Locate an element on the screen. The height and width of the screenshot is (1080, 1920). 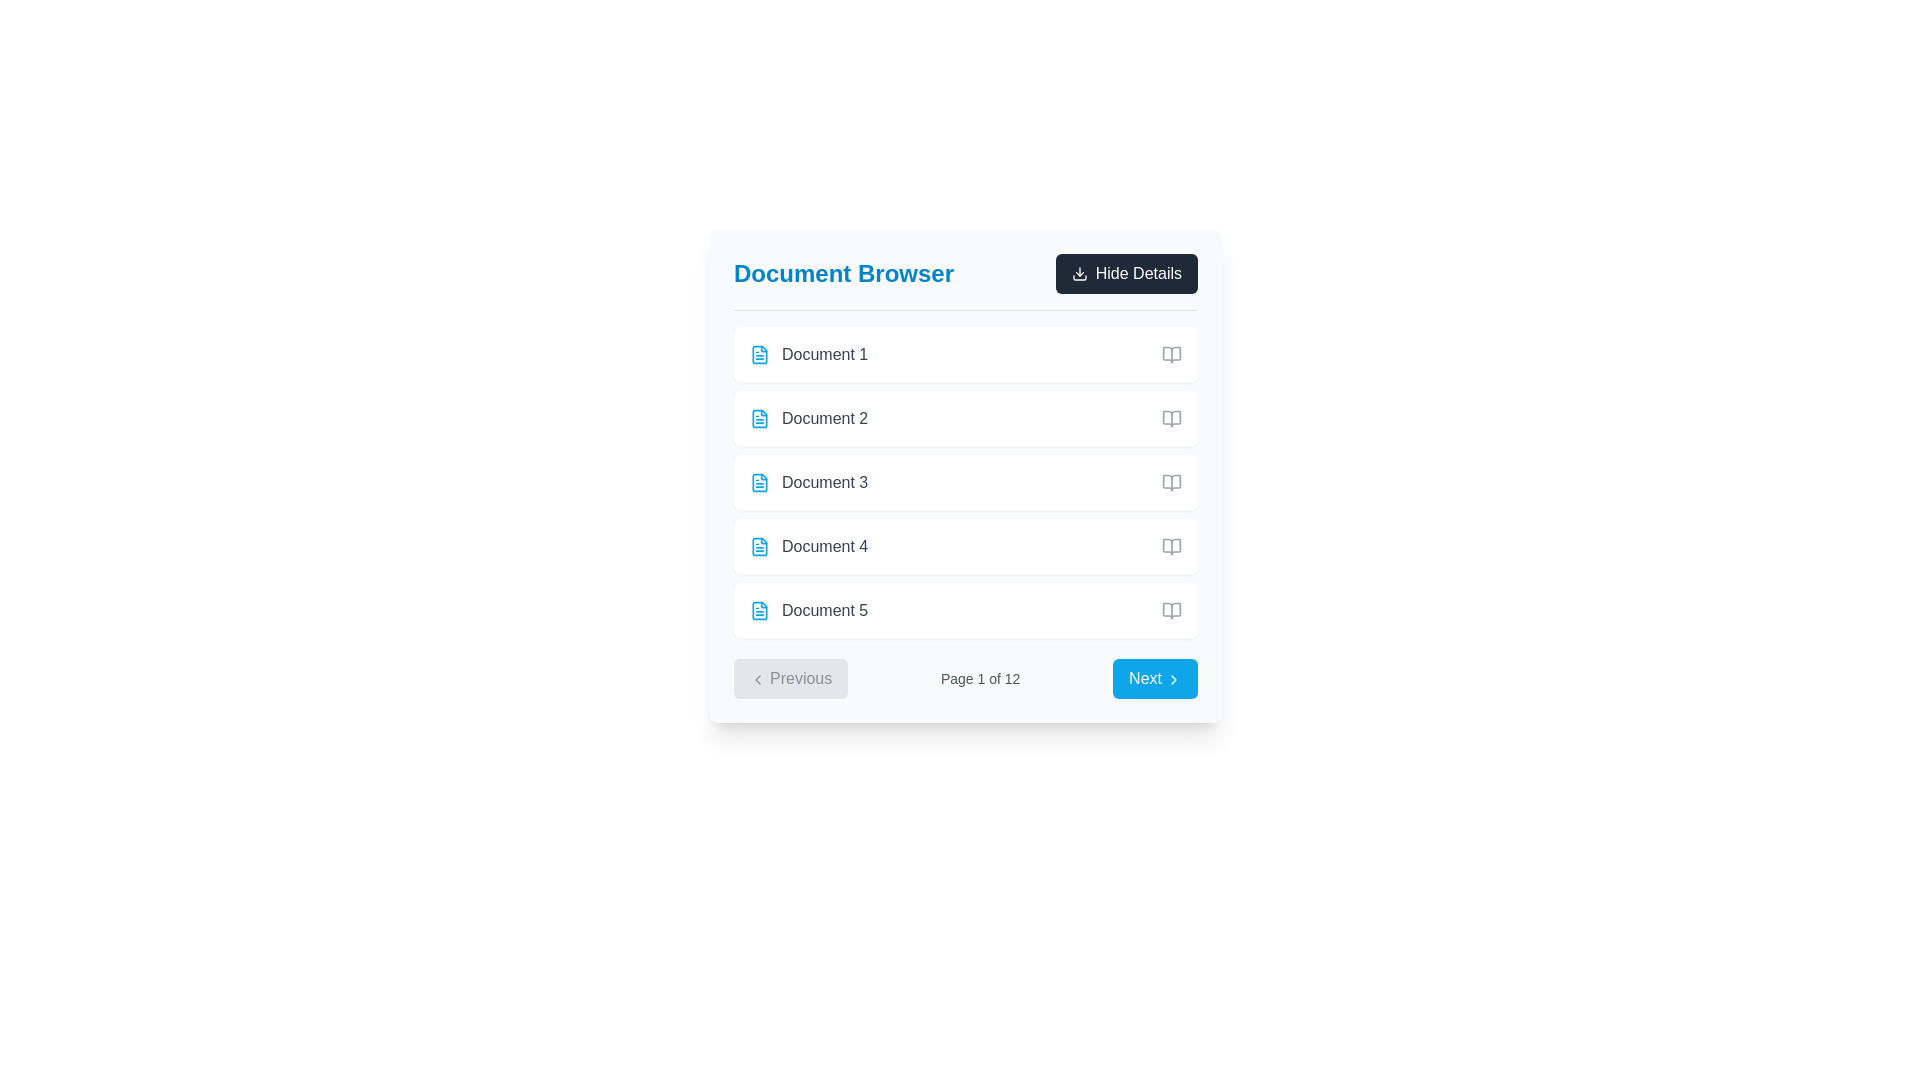
the toggle visibility button located in the top-right corner of its section, adjacent to the 'Document Browser' heading is located at coordinates (1126, 273).